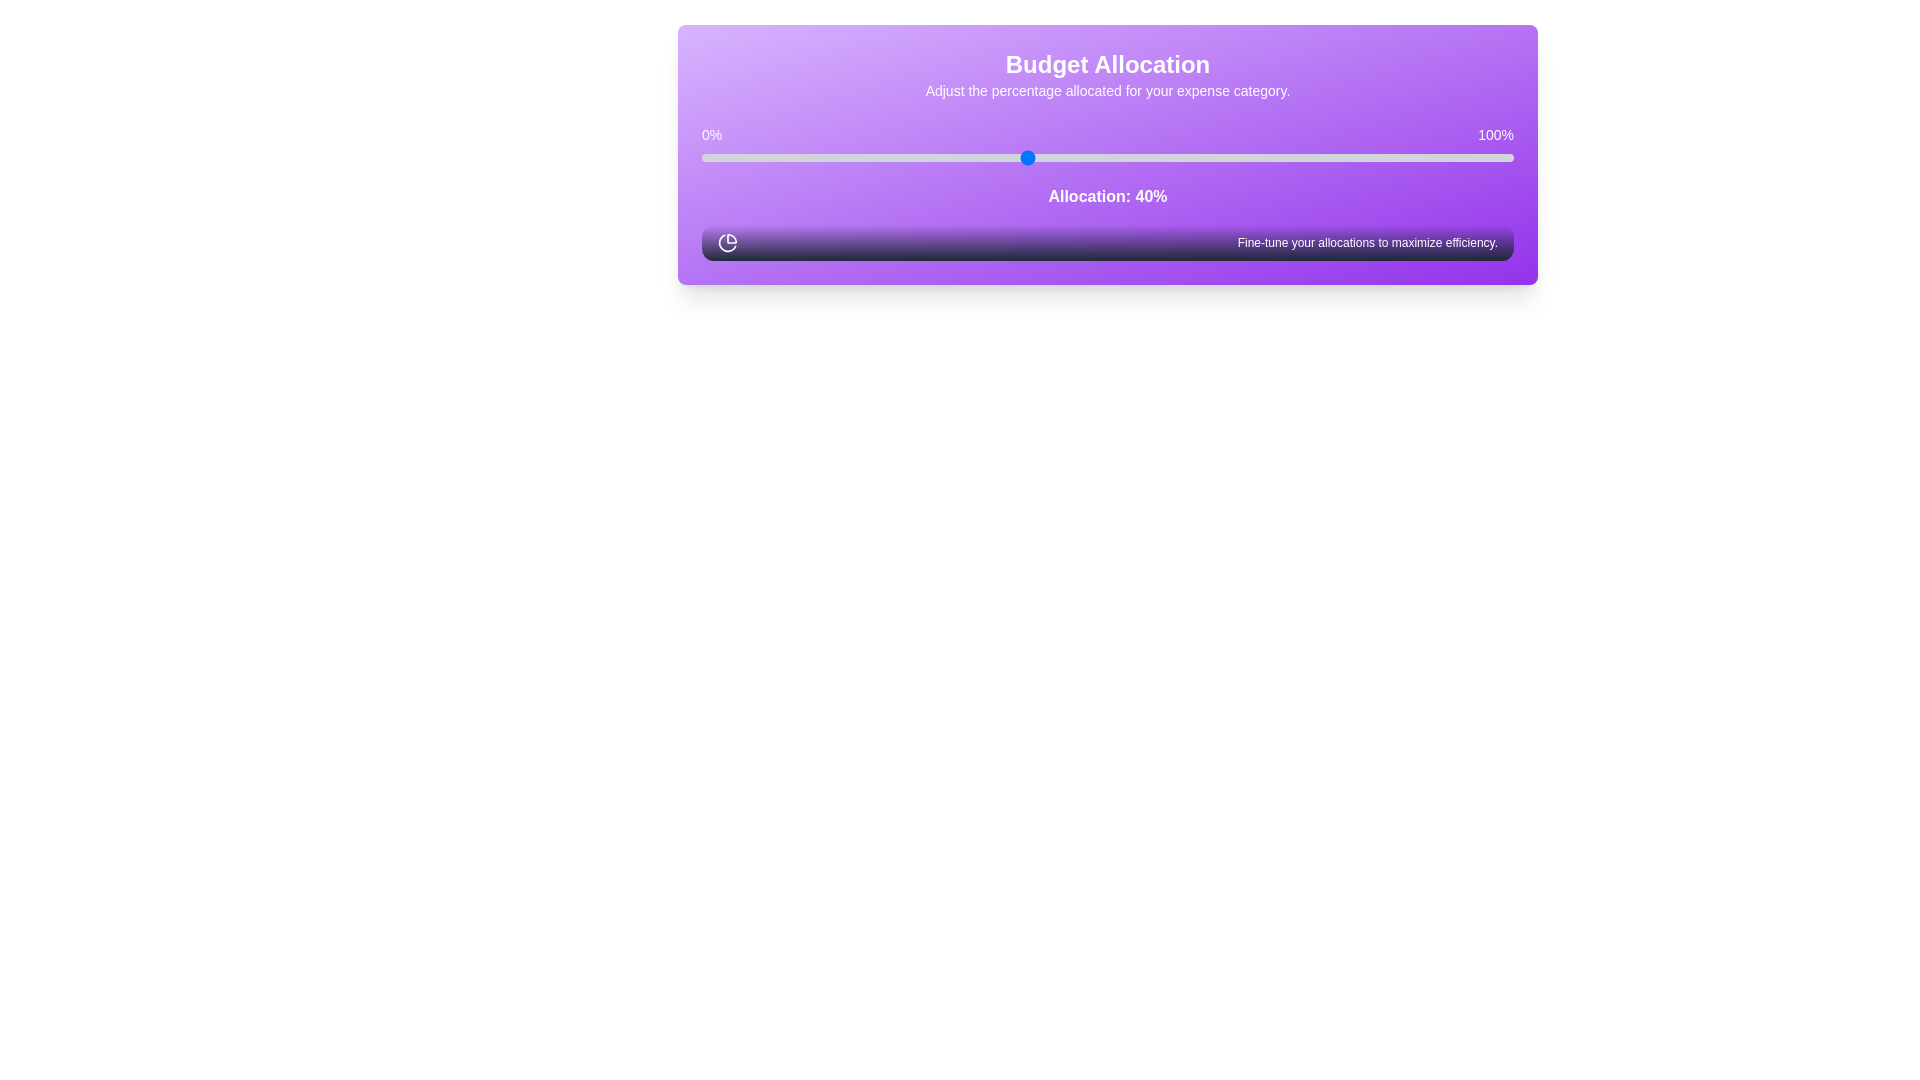 Image resolution: width=1920 pixels, height=1080 pixels. What do you see at coordinates (1391, 157) in the screenshot?
I see `the slider` at bounding box center [1391, 157].